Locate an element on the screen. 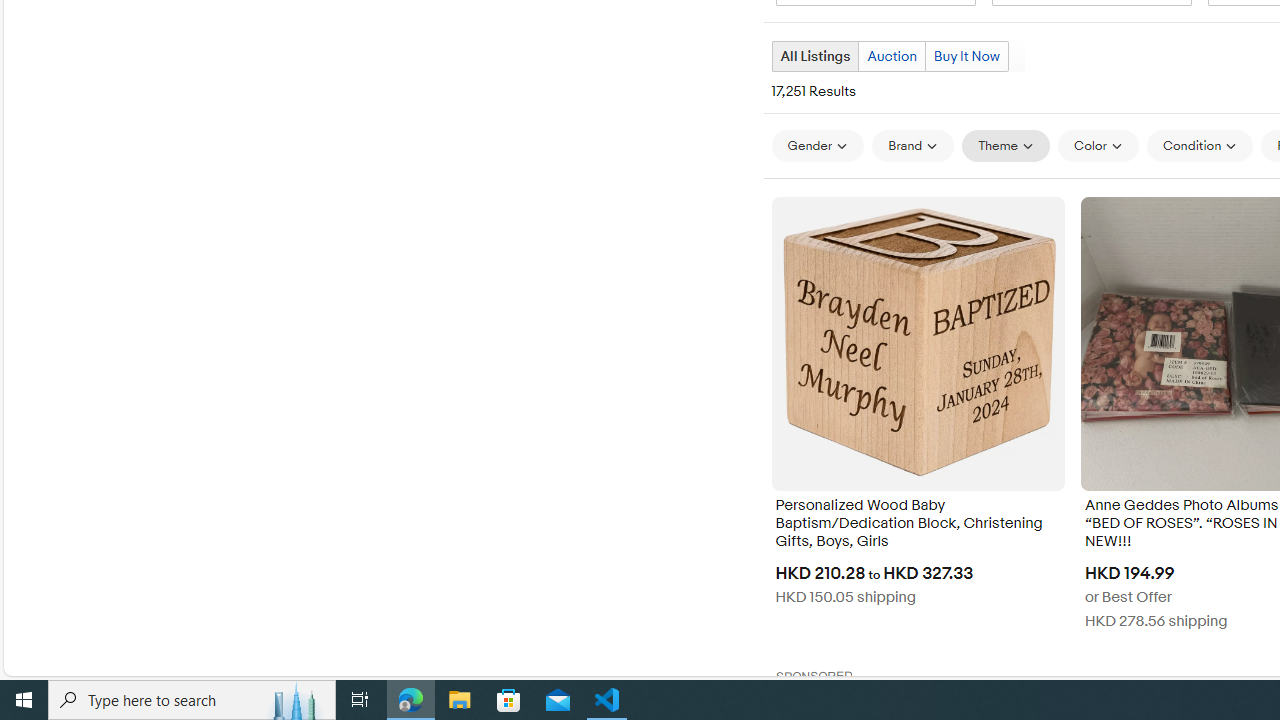 This screenshot has width=1280, height=720. 'Gender' is located at coordinates (817, 145).